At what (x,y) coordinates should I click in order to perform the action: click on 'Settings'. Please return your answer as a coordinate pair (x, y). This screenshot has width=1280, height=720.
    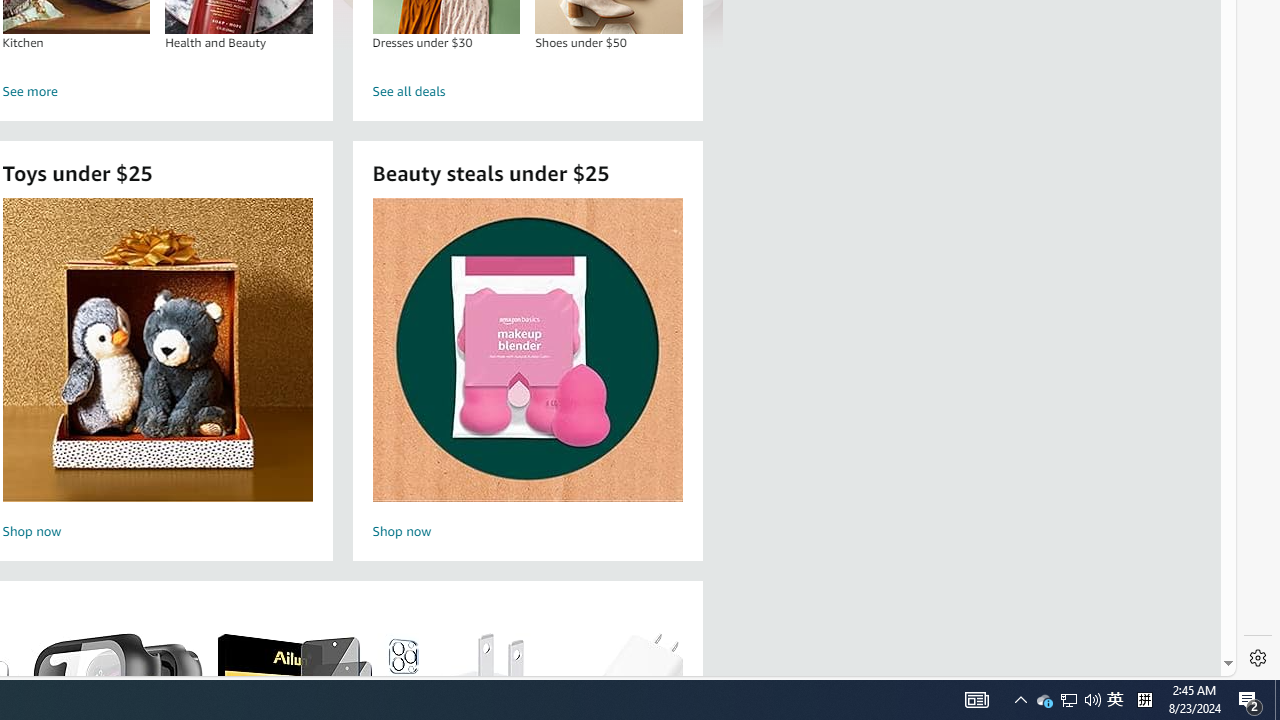
    Looking at the image, I should click on (1257, 658).